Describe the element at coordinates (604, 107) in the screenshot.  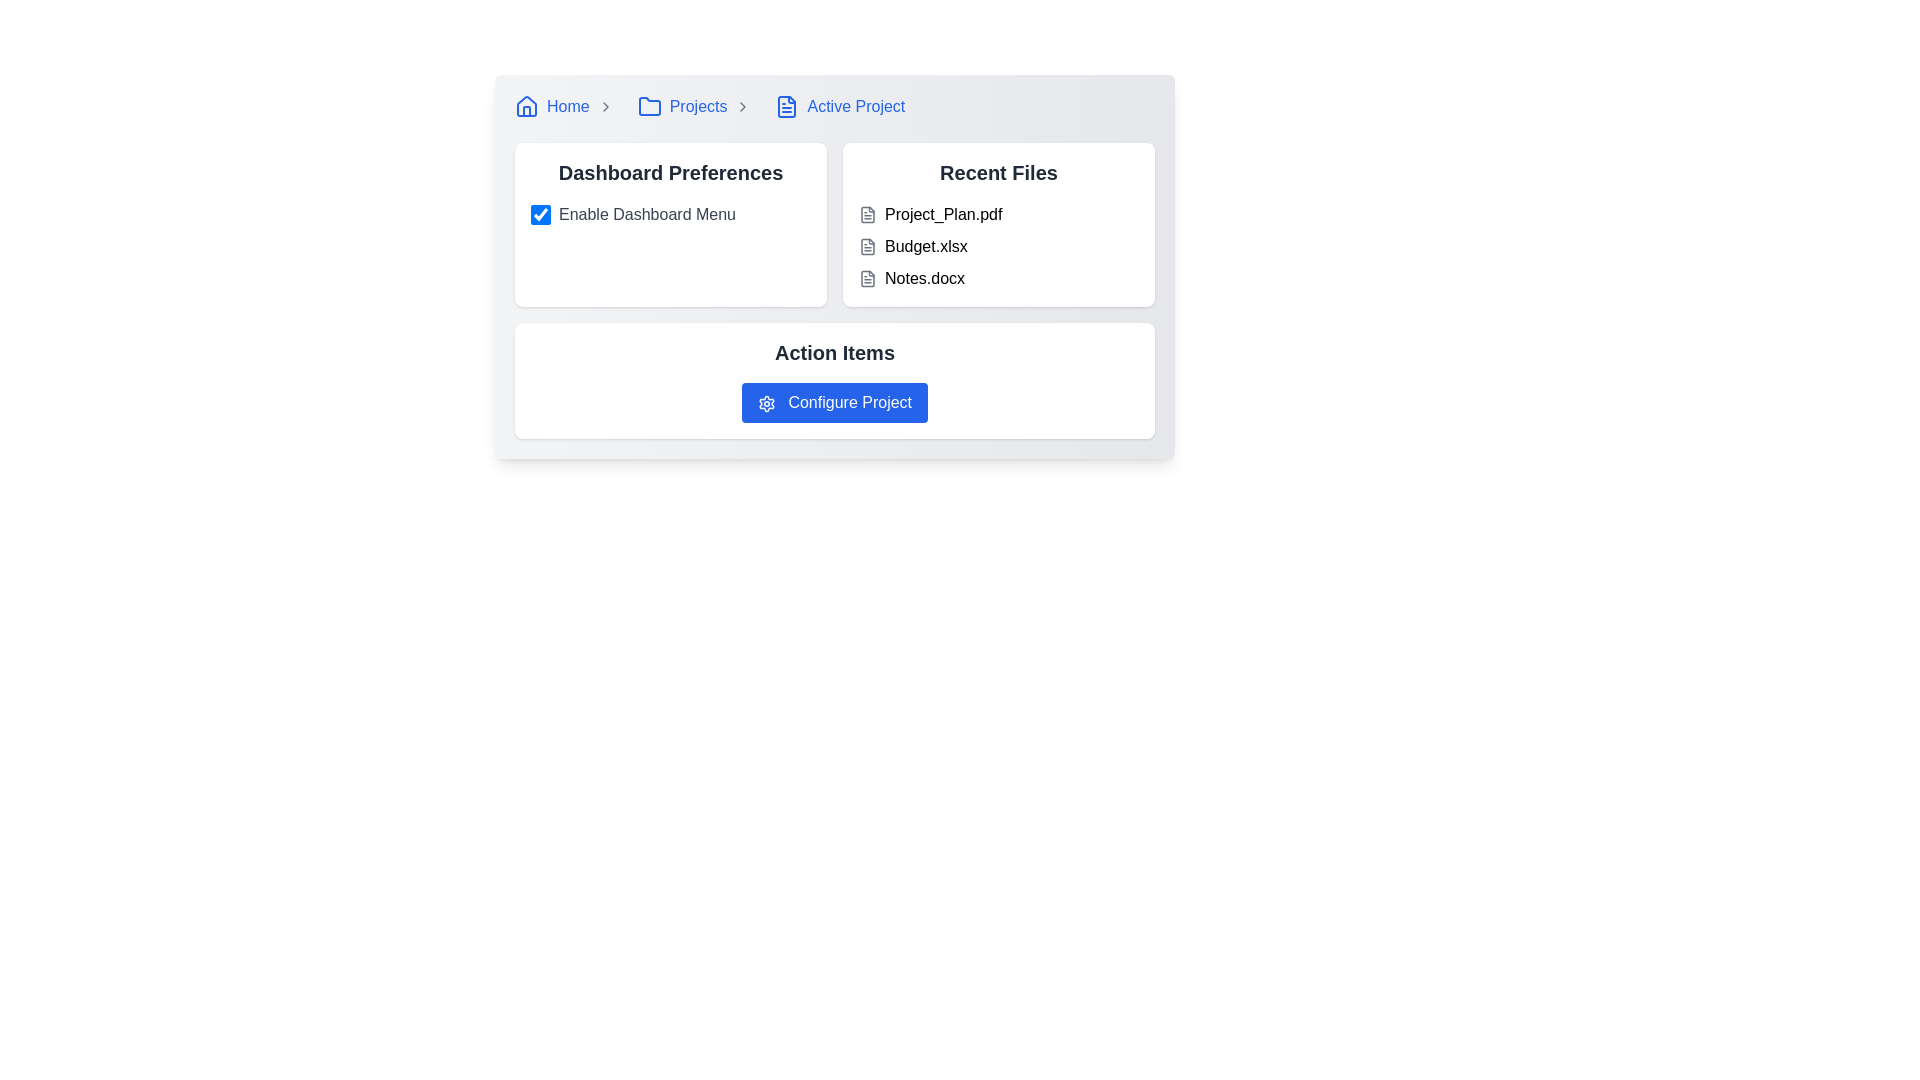
I see `the right-pointing chevron icon, which is a static, non-interactive SVG graphic element with a thin outline and rounded edges, located in the breadcrumb navigation bar between the 'Home' and 'Projects' links` at that location.